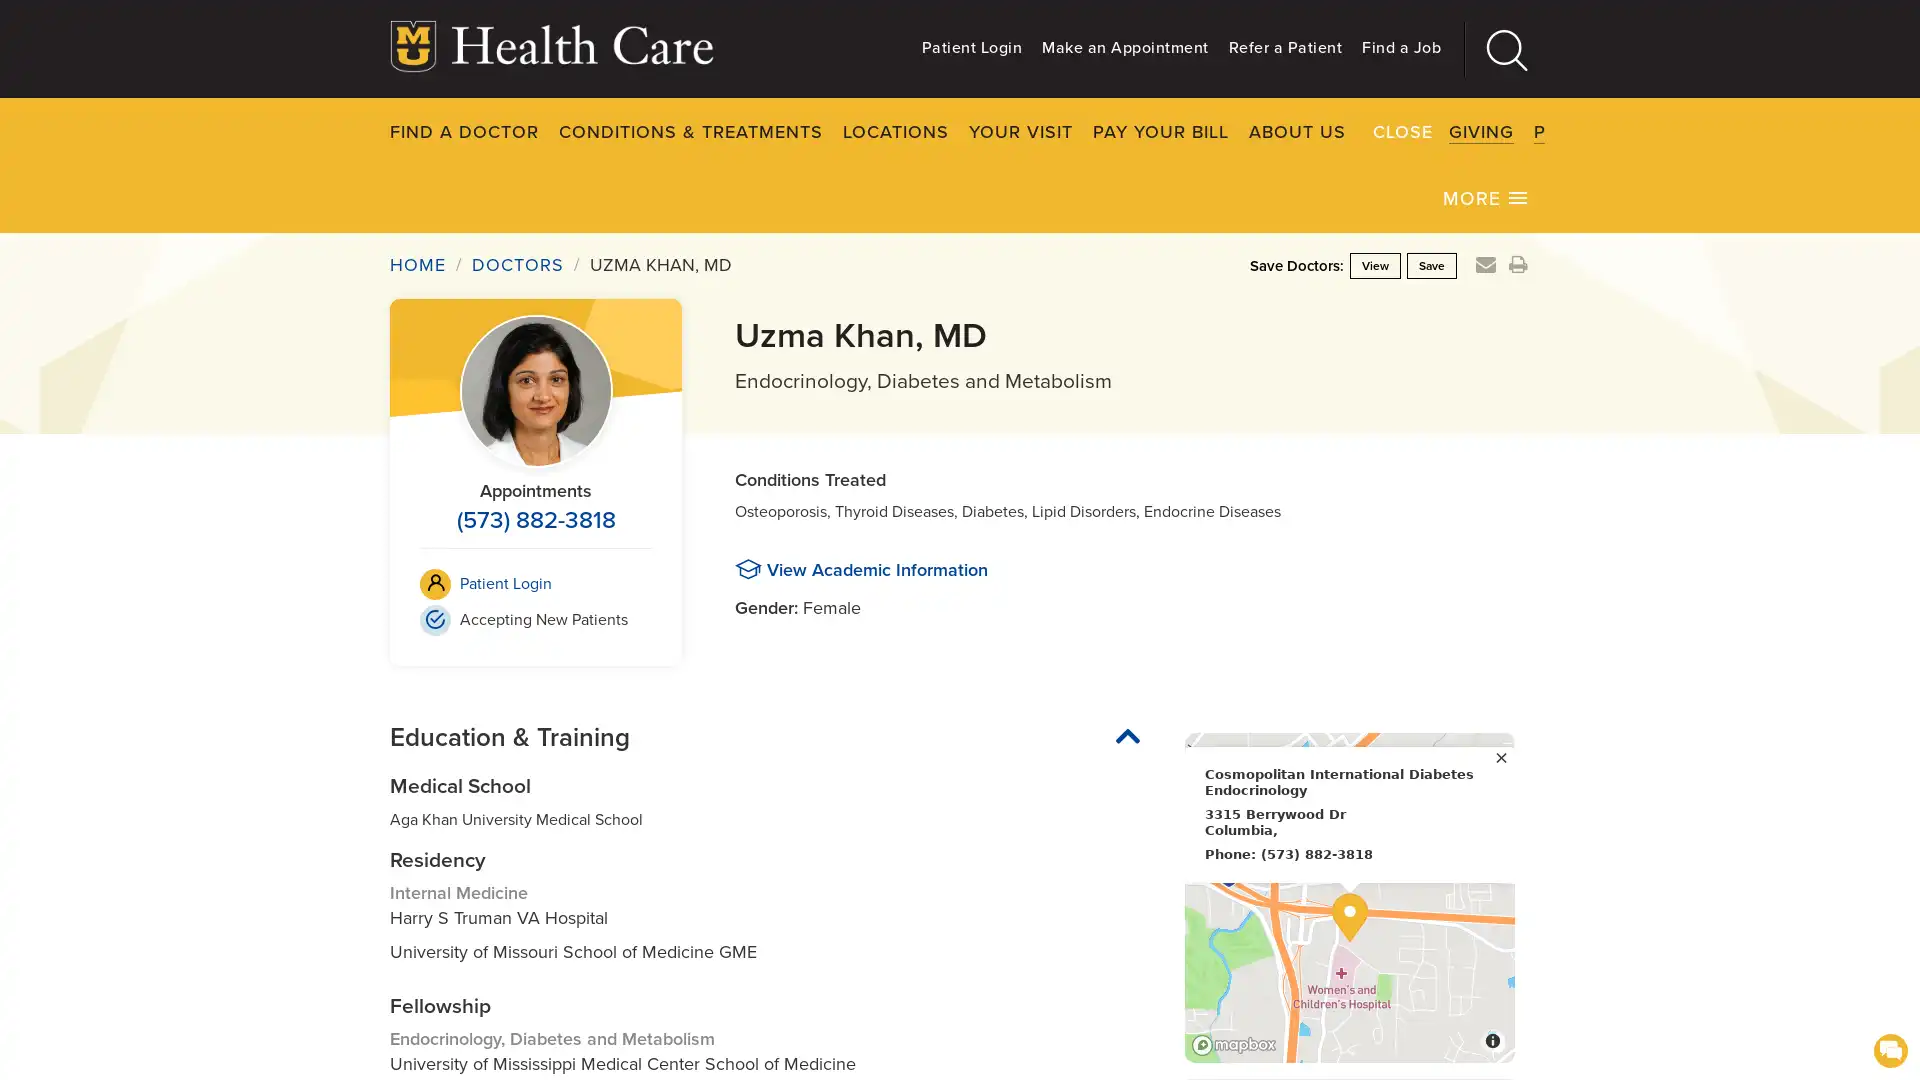 Image resolution: width=1920 pixels, height=1080 pixels. Describe the element at coordinates (1501, 755) in the screenshot. I see `Close popup` at that location.